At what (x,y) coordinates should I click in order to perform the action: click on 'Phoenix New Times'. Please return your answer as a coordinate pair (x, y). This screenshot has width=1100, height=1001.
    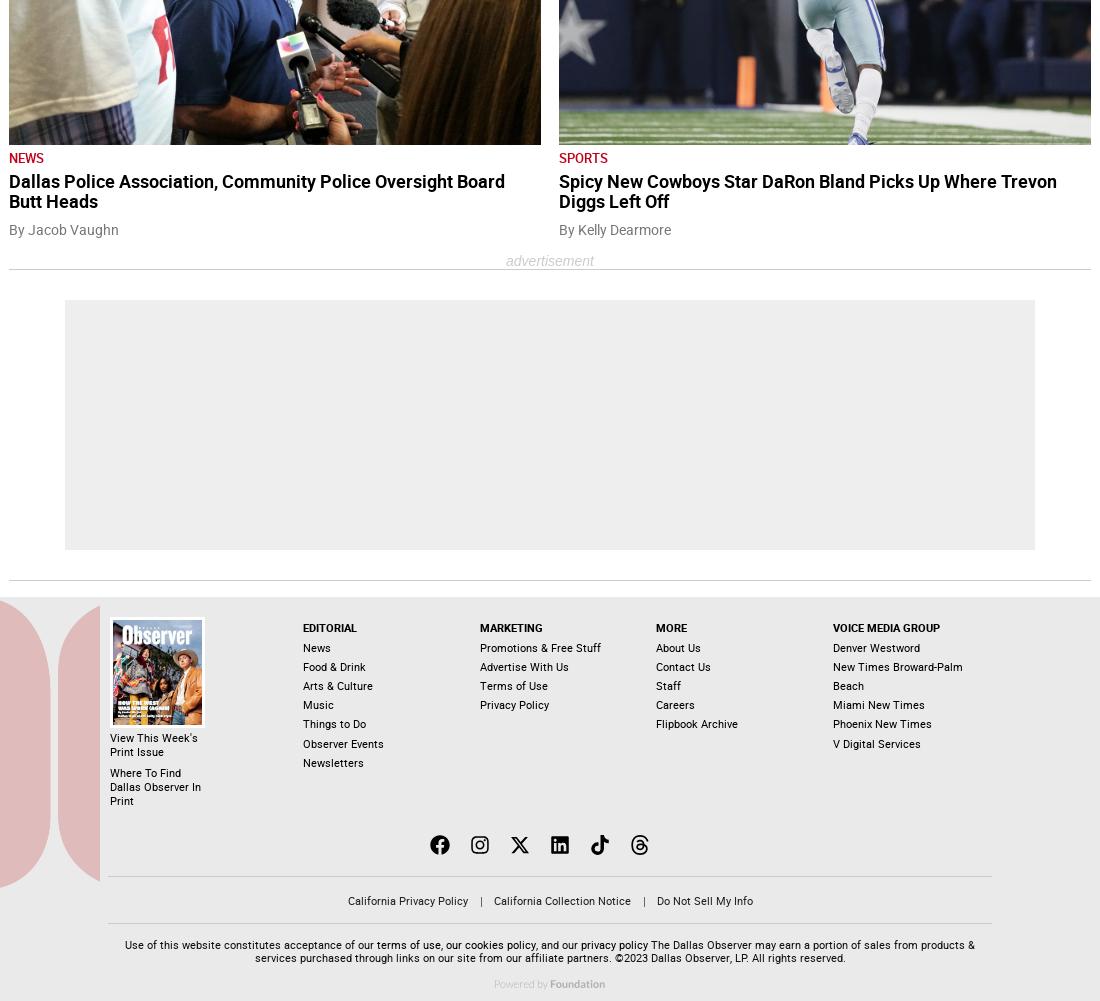
    Looking at the image, I should click on (881, 724).